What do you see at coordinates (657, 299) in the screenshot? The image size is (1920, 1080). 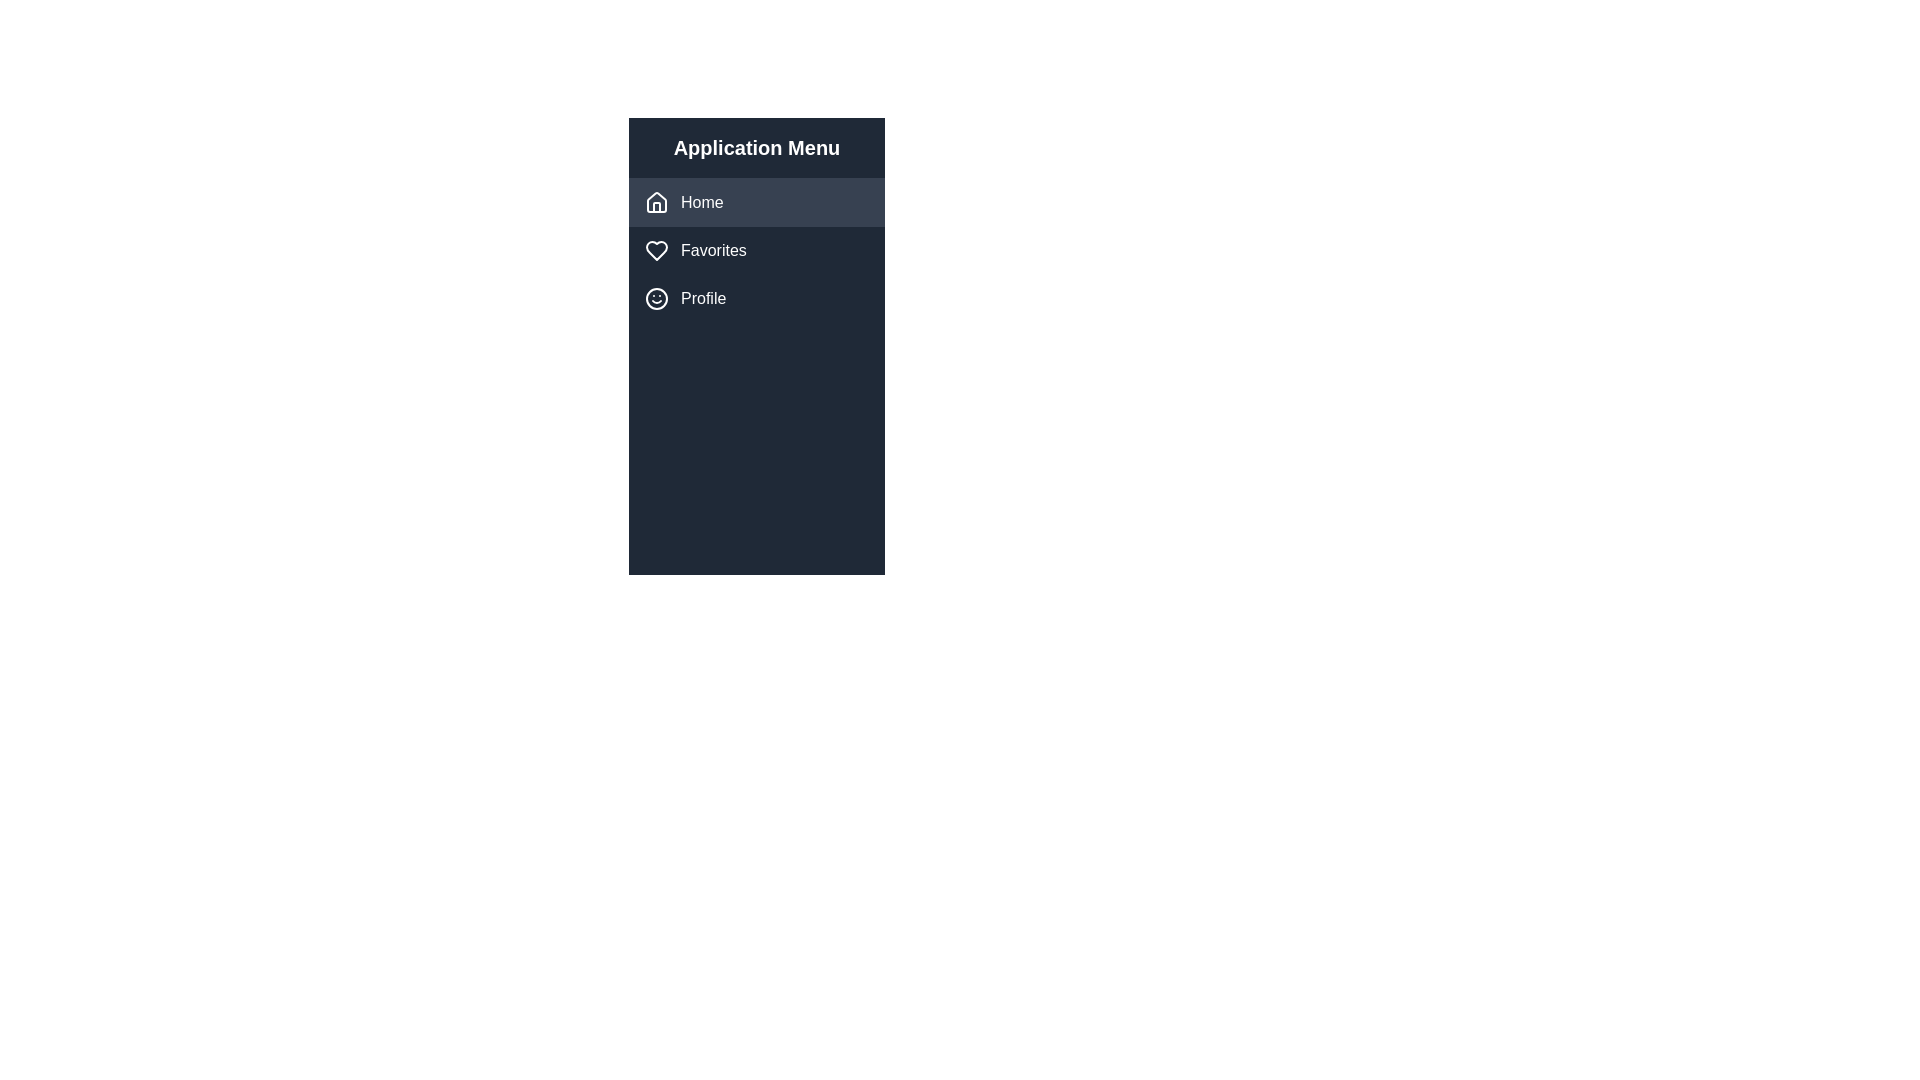 I see `the circular smiley face icon located on the left side of the 'Profile' item within the menu list` at bounding box center [657, 299].